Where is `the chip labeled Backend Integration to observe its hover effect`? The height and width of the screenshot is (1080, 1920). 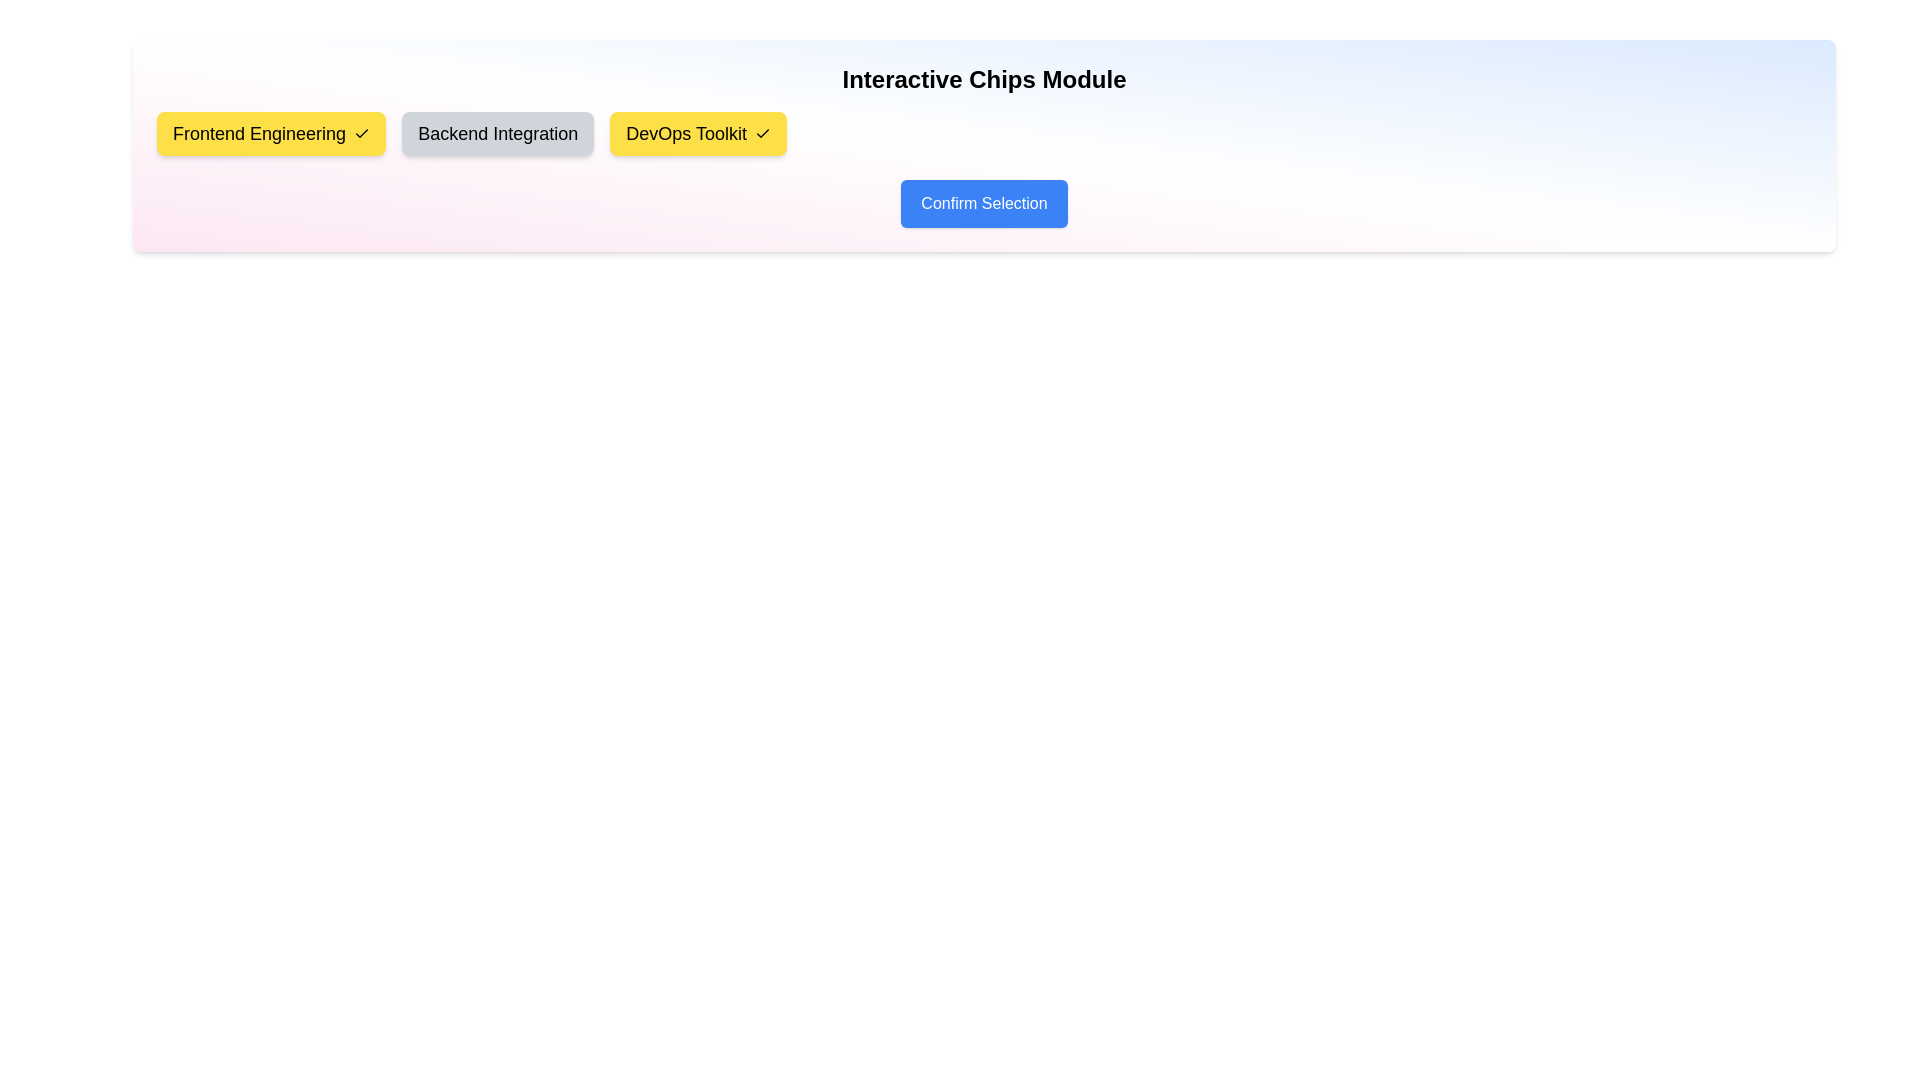 the chip labeled Backend Integration to observe its hover effect is located at coordinates (498, 134).